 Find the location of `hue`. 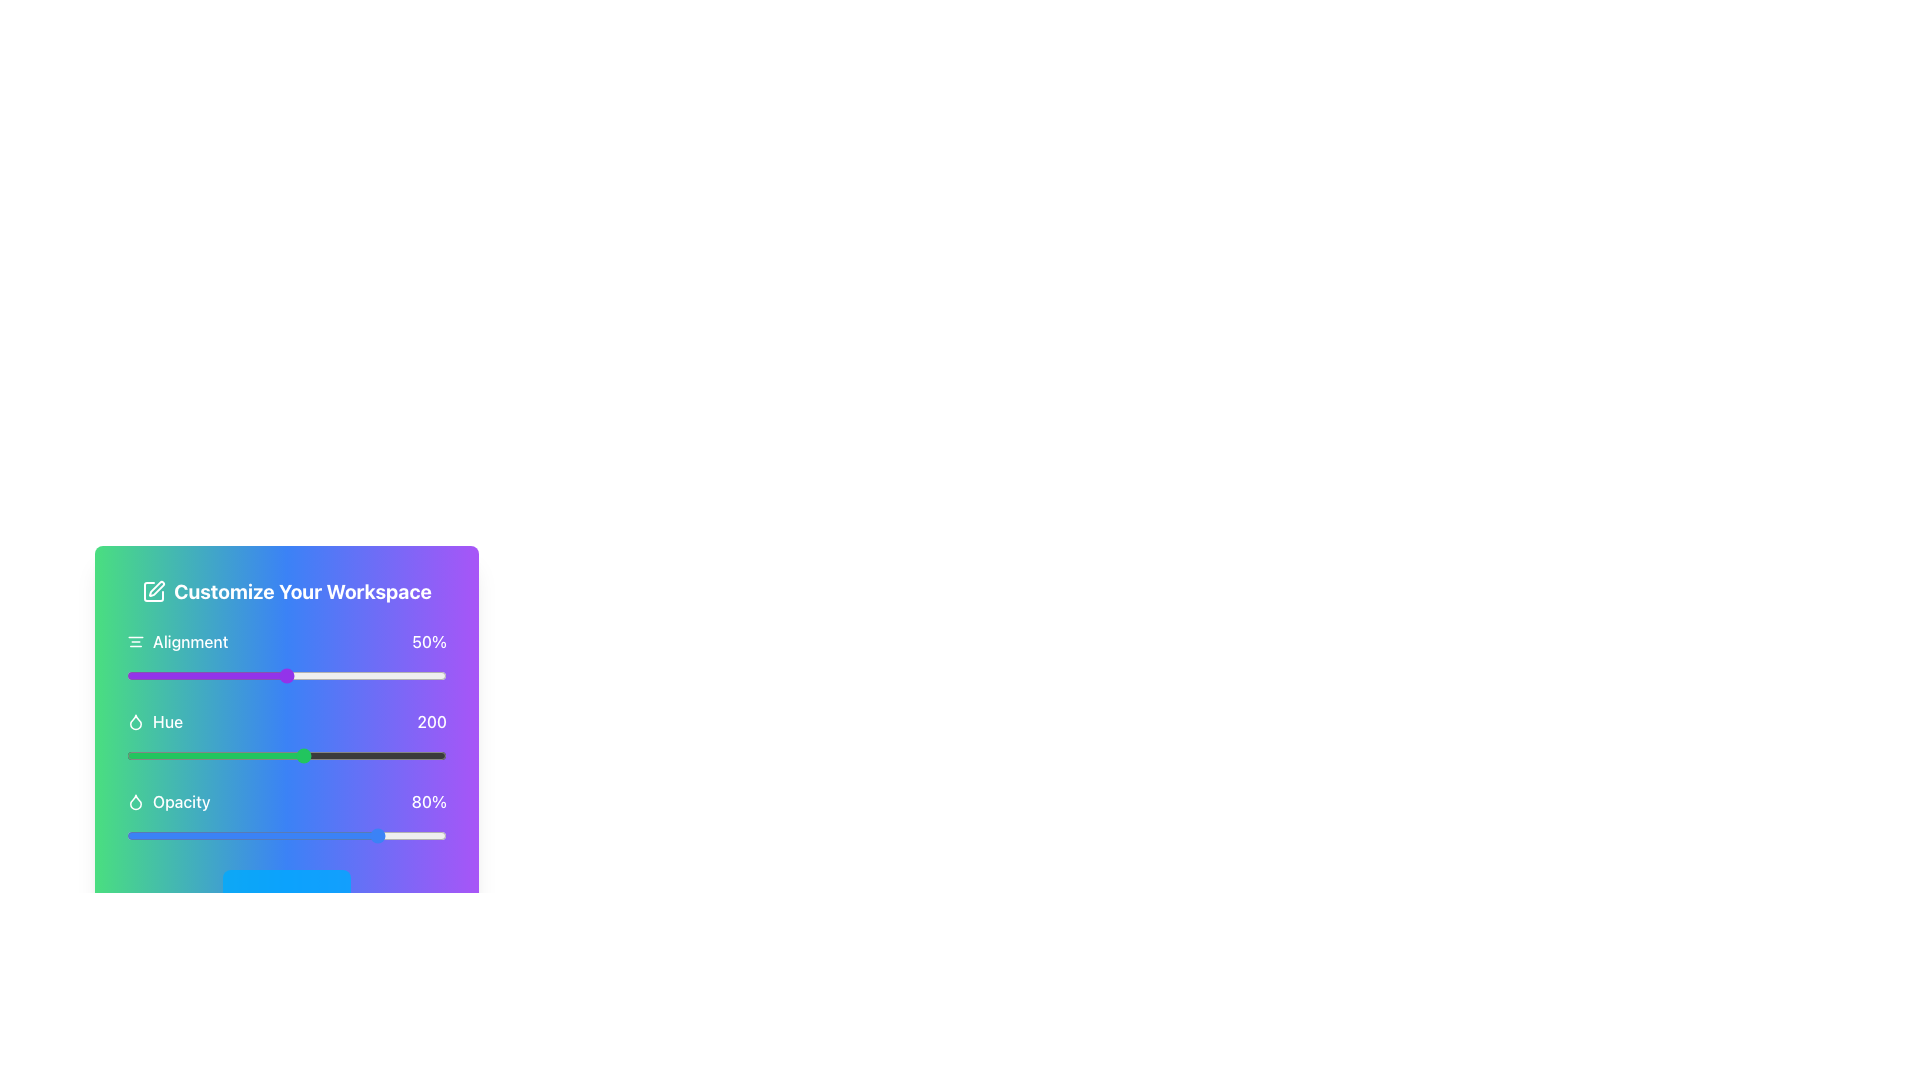

hue is located at coordinates (182, 756).